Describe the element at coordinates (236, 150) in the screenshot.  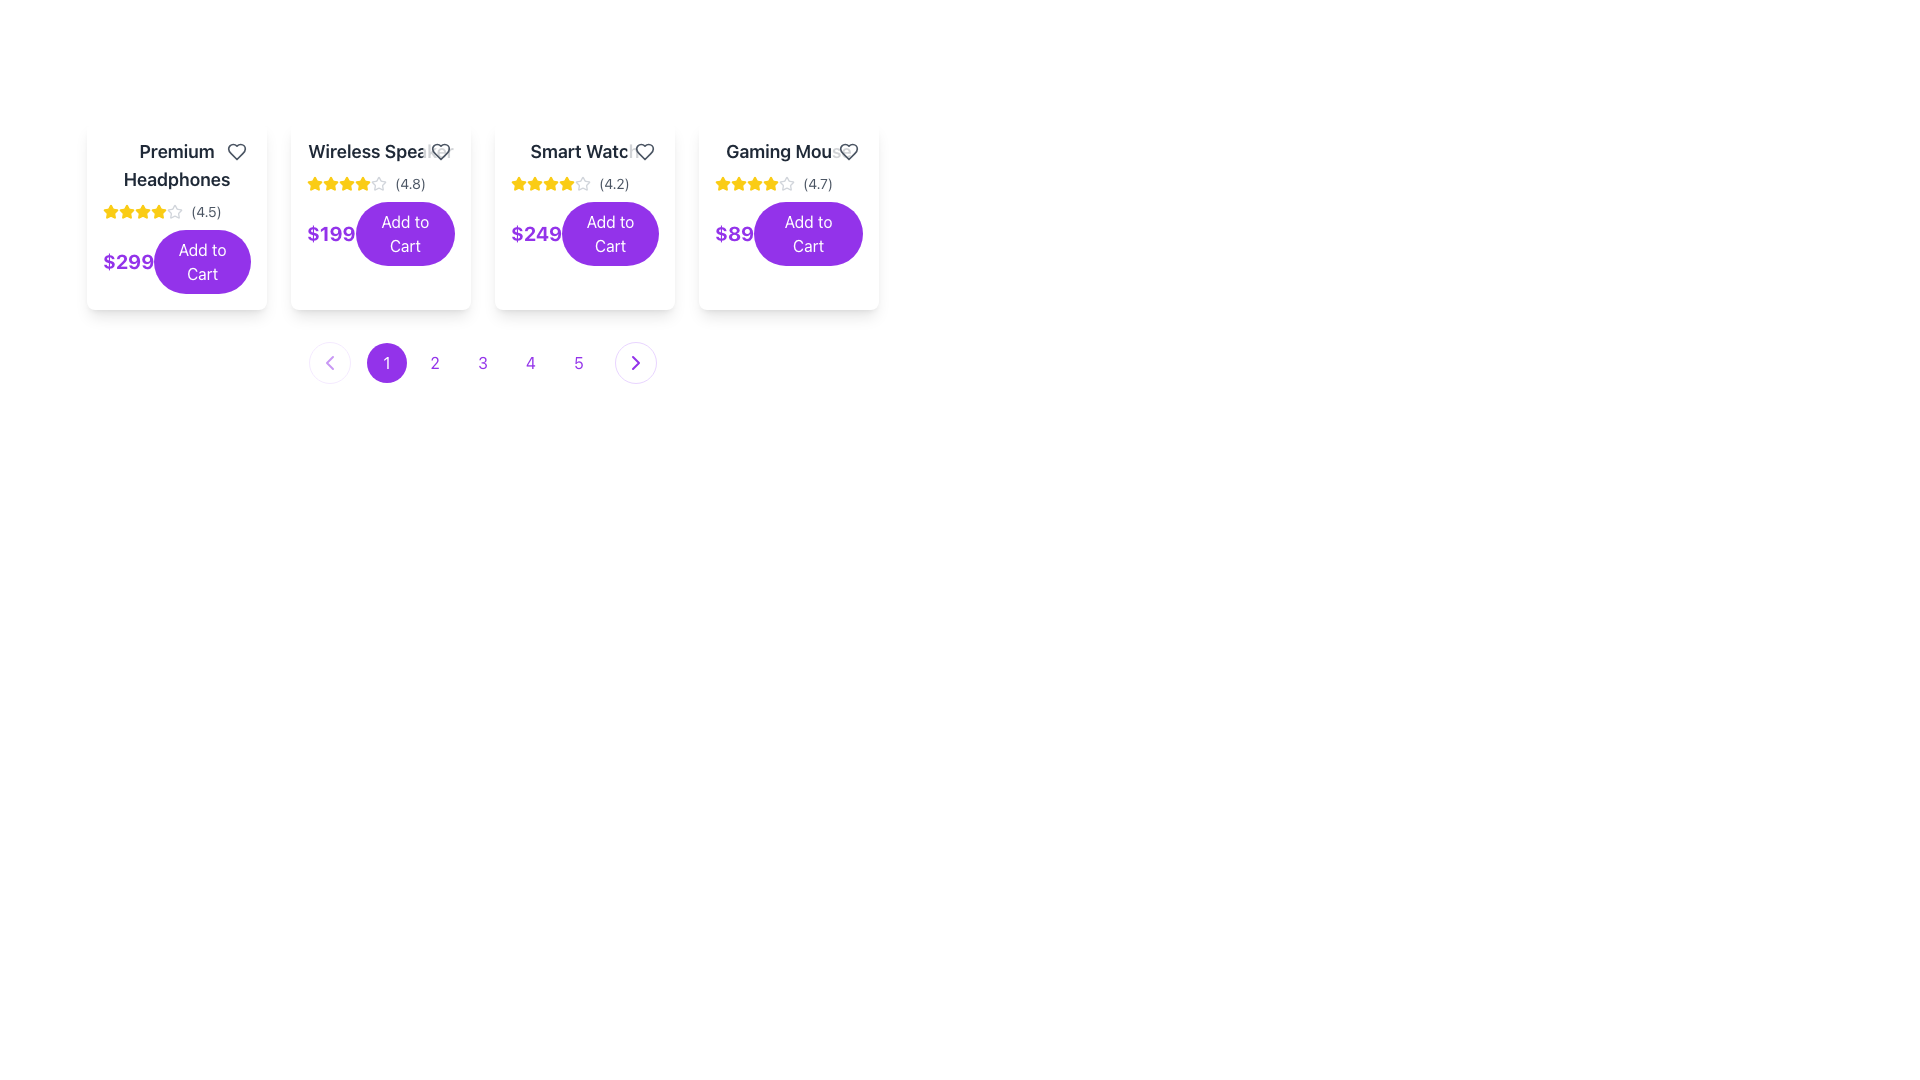
I see `the Favorite or Like toggle button represented by a heart icon located in the top-right corner of the first card for the 'Premium Headphones' product` at that location.